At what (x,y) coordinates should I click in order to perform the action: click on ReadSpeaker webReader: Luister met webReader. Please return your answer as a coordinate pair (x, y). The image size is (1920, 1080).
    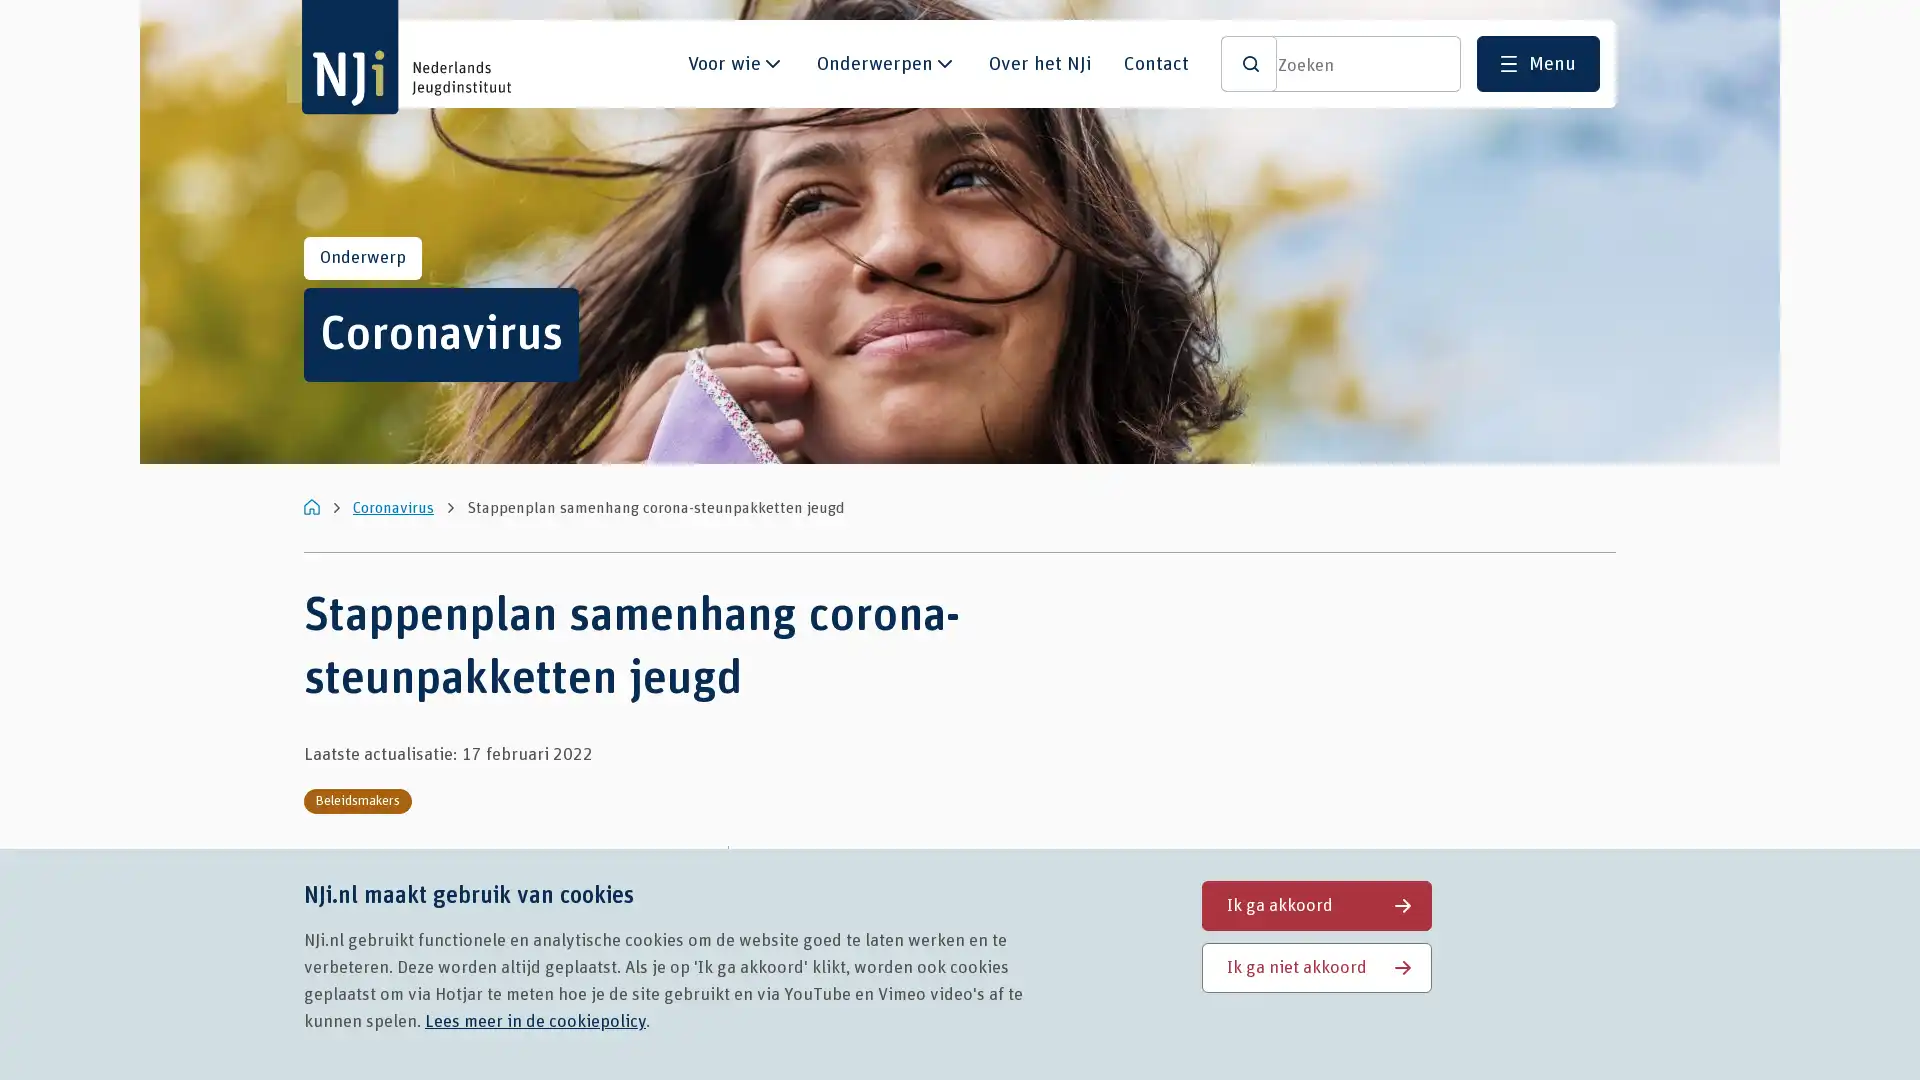
    Looking at the image, I should click on (816, 869).